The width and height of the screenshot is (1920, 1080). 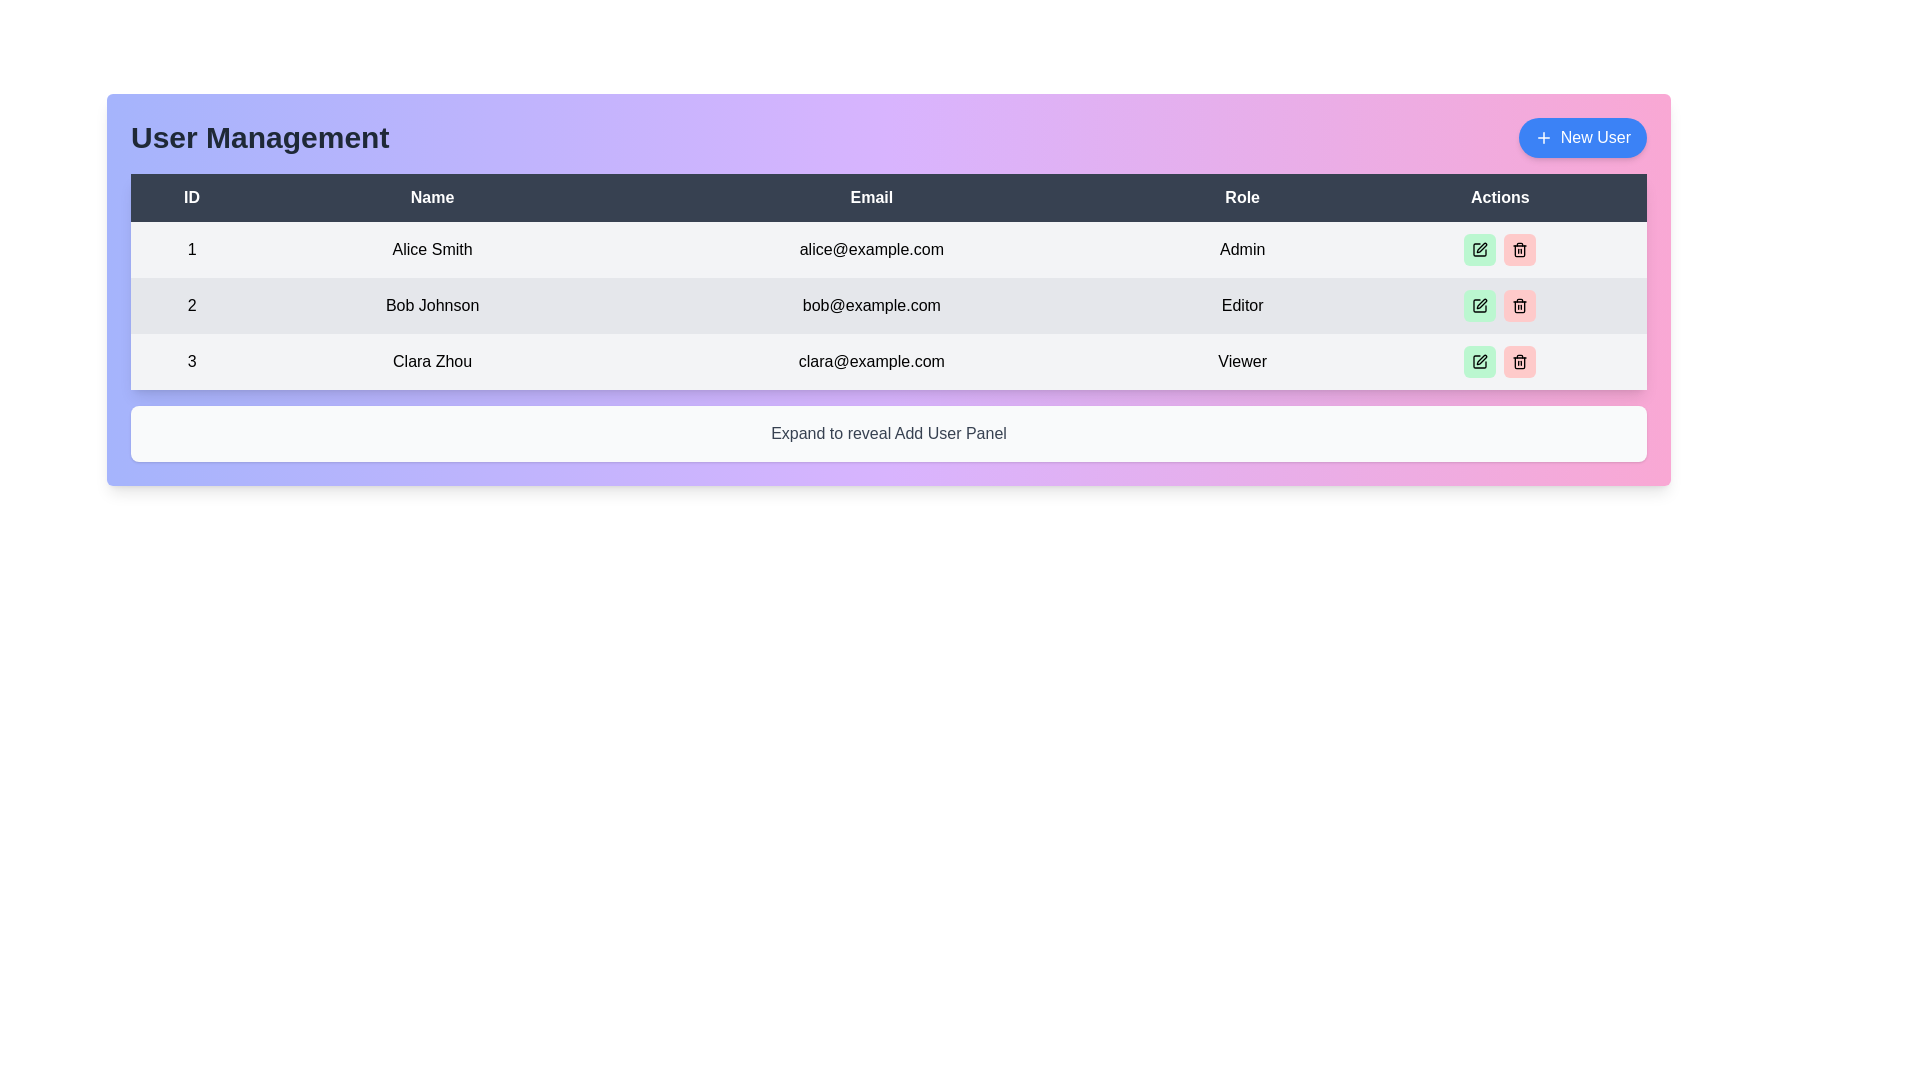 I want to click on the Text label displaying 'Clara Zhou' in the 'Name' column of the third row in the 'User Management' table, so click(x=431, y=362).